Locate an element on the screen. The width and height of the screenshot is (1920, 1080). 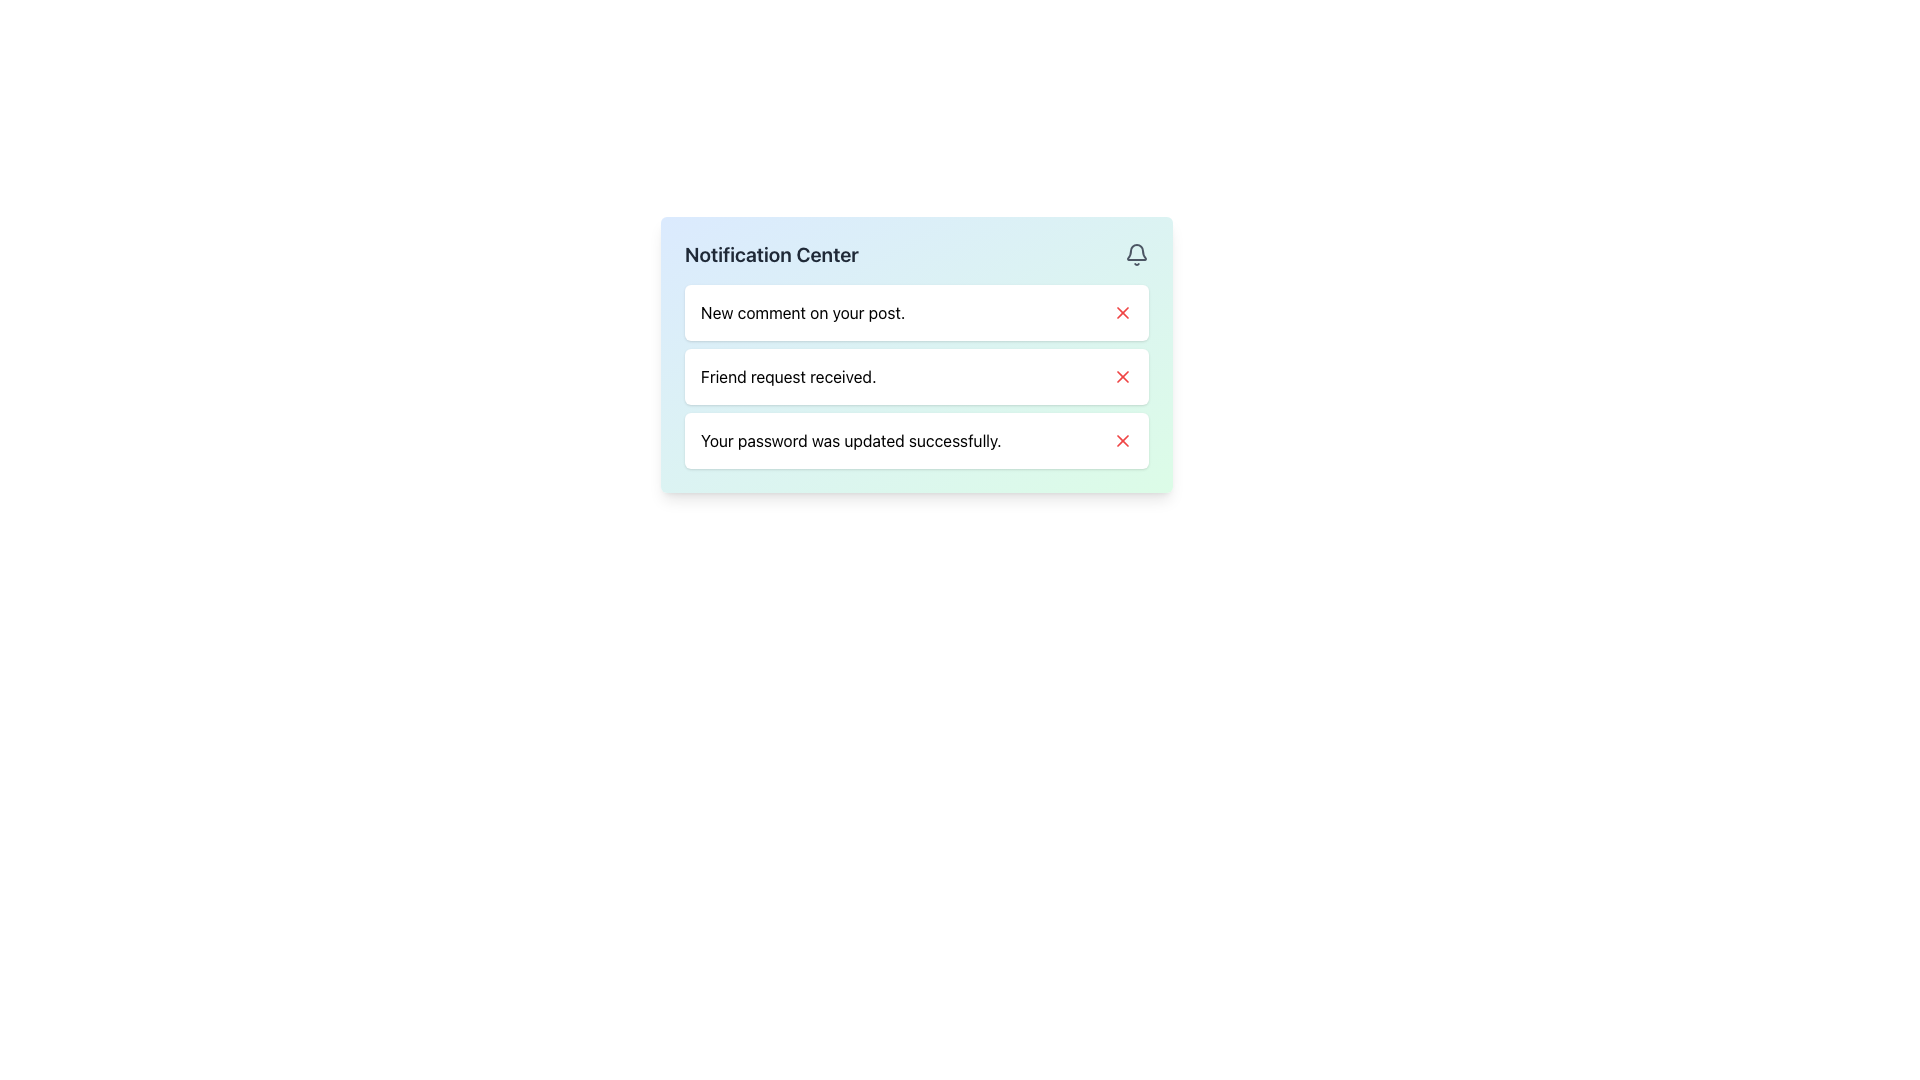
the notification labeled 'Friend request received.' in the Notification Center is located at coordinates (915, 353).